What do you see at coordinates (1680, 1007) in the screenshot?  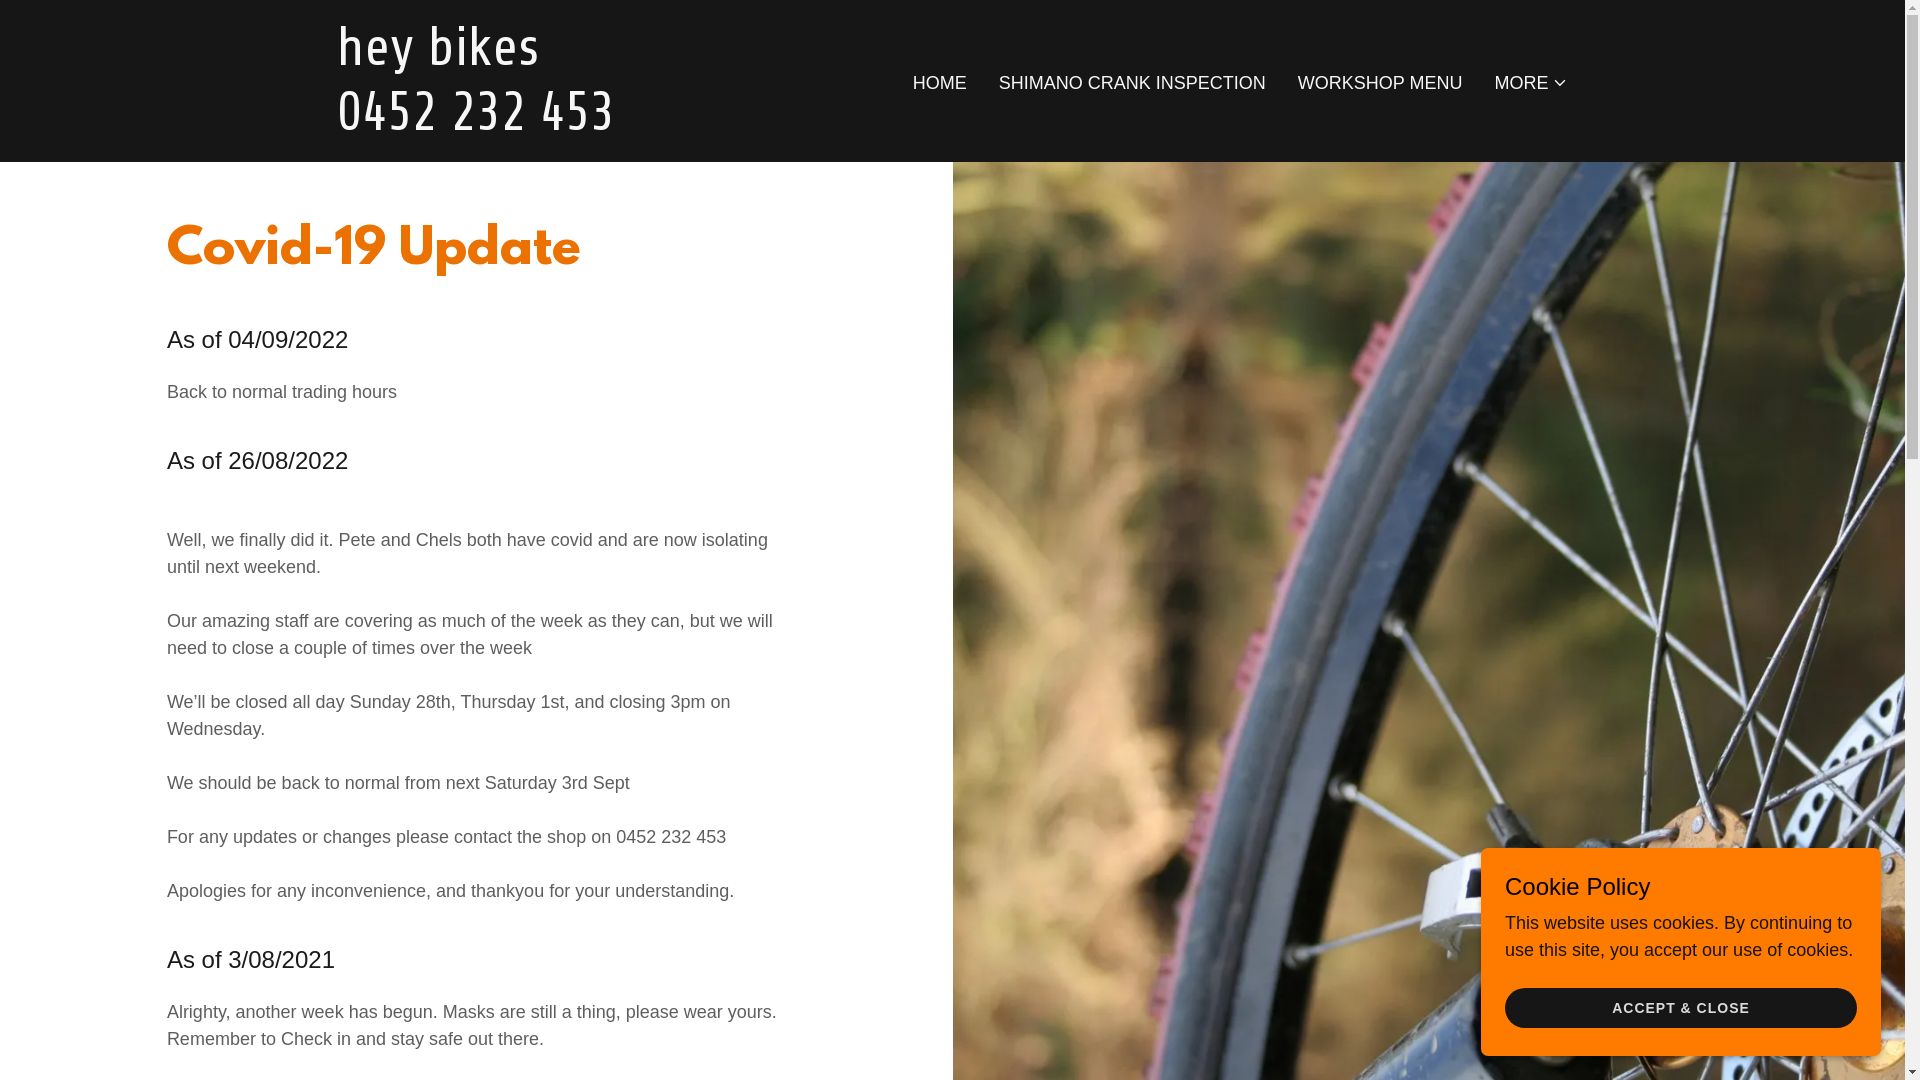 I see `'ACCEPT & CLOSE'` at bounding box center [1680, 1007].